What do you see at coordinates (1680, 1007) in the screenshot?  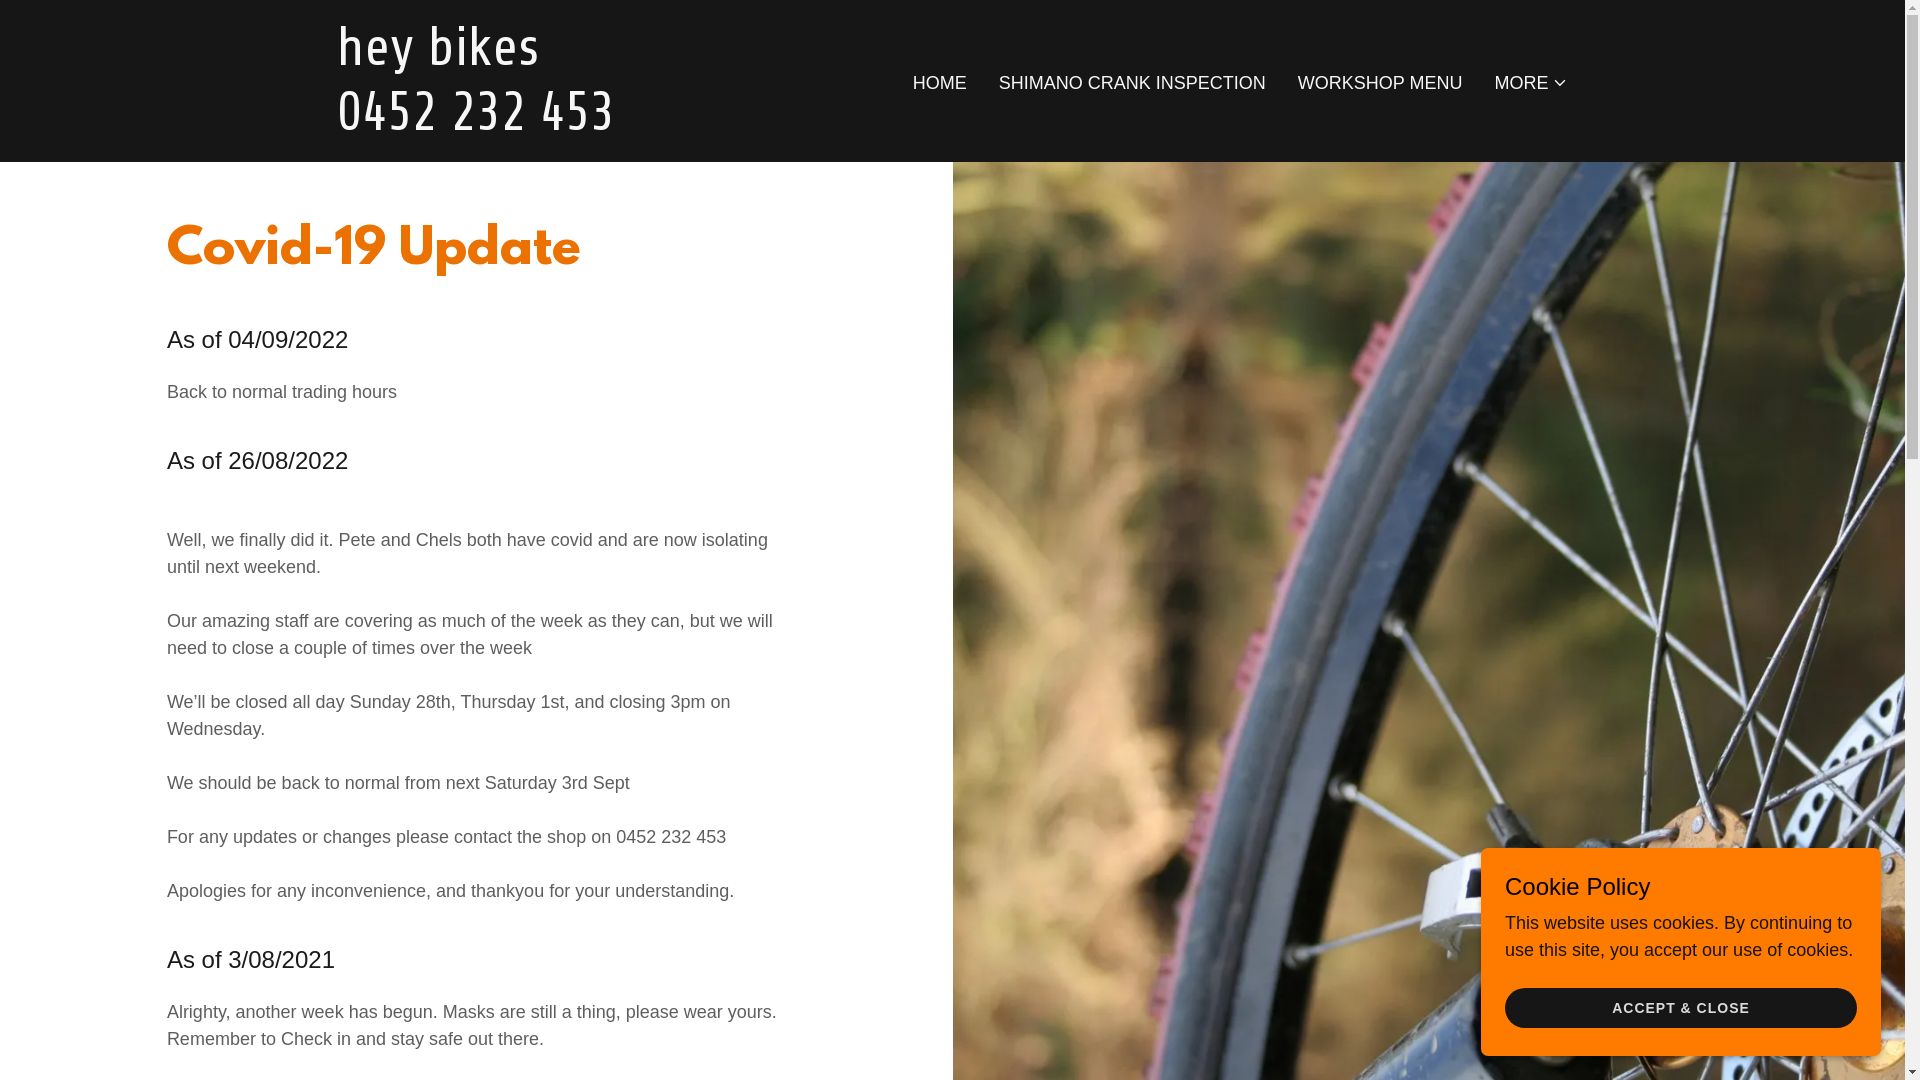 I see `'ACCEPT & CLOSE'` at bounding box center [1680, 1007].